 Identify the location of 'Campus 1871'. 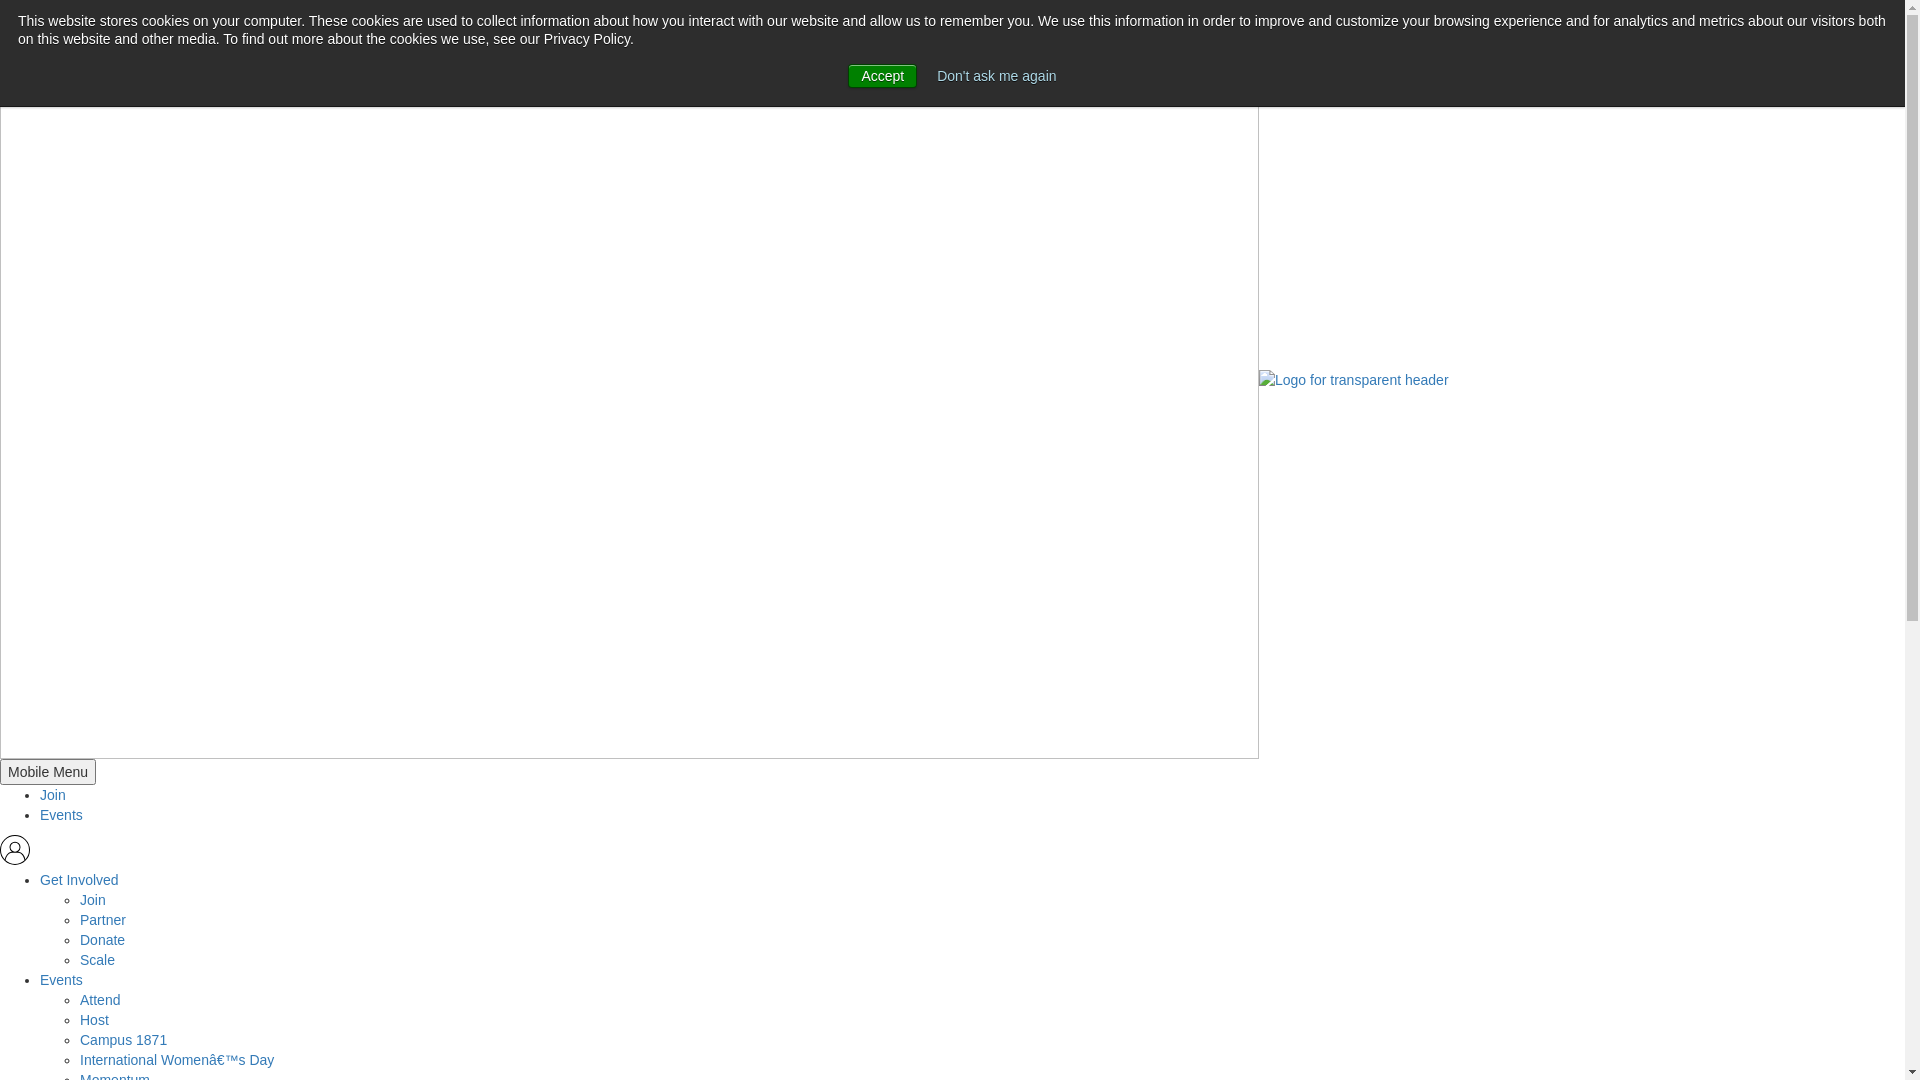
(122, 1039).